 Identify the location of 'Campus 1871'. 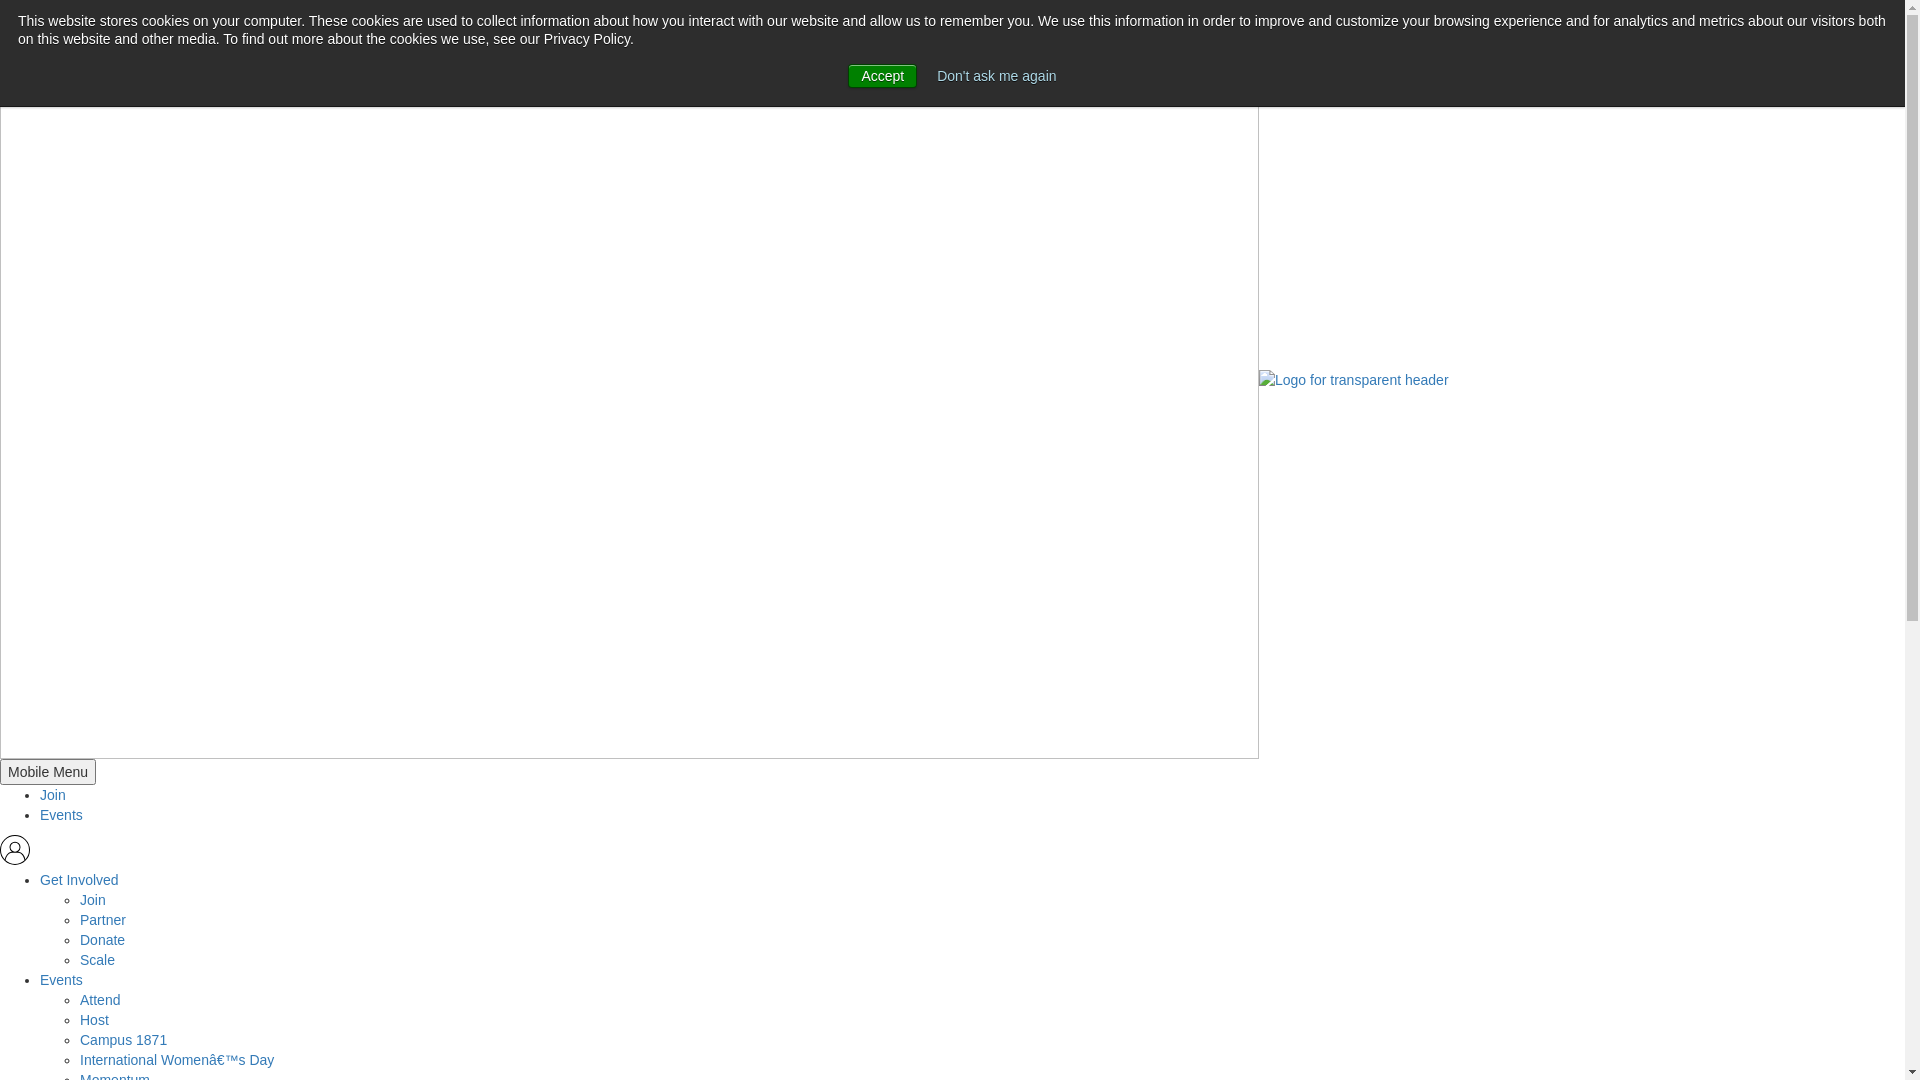
(122, 1039).